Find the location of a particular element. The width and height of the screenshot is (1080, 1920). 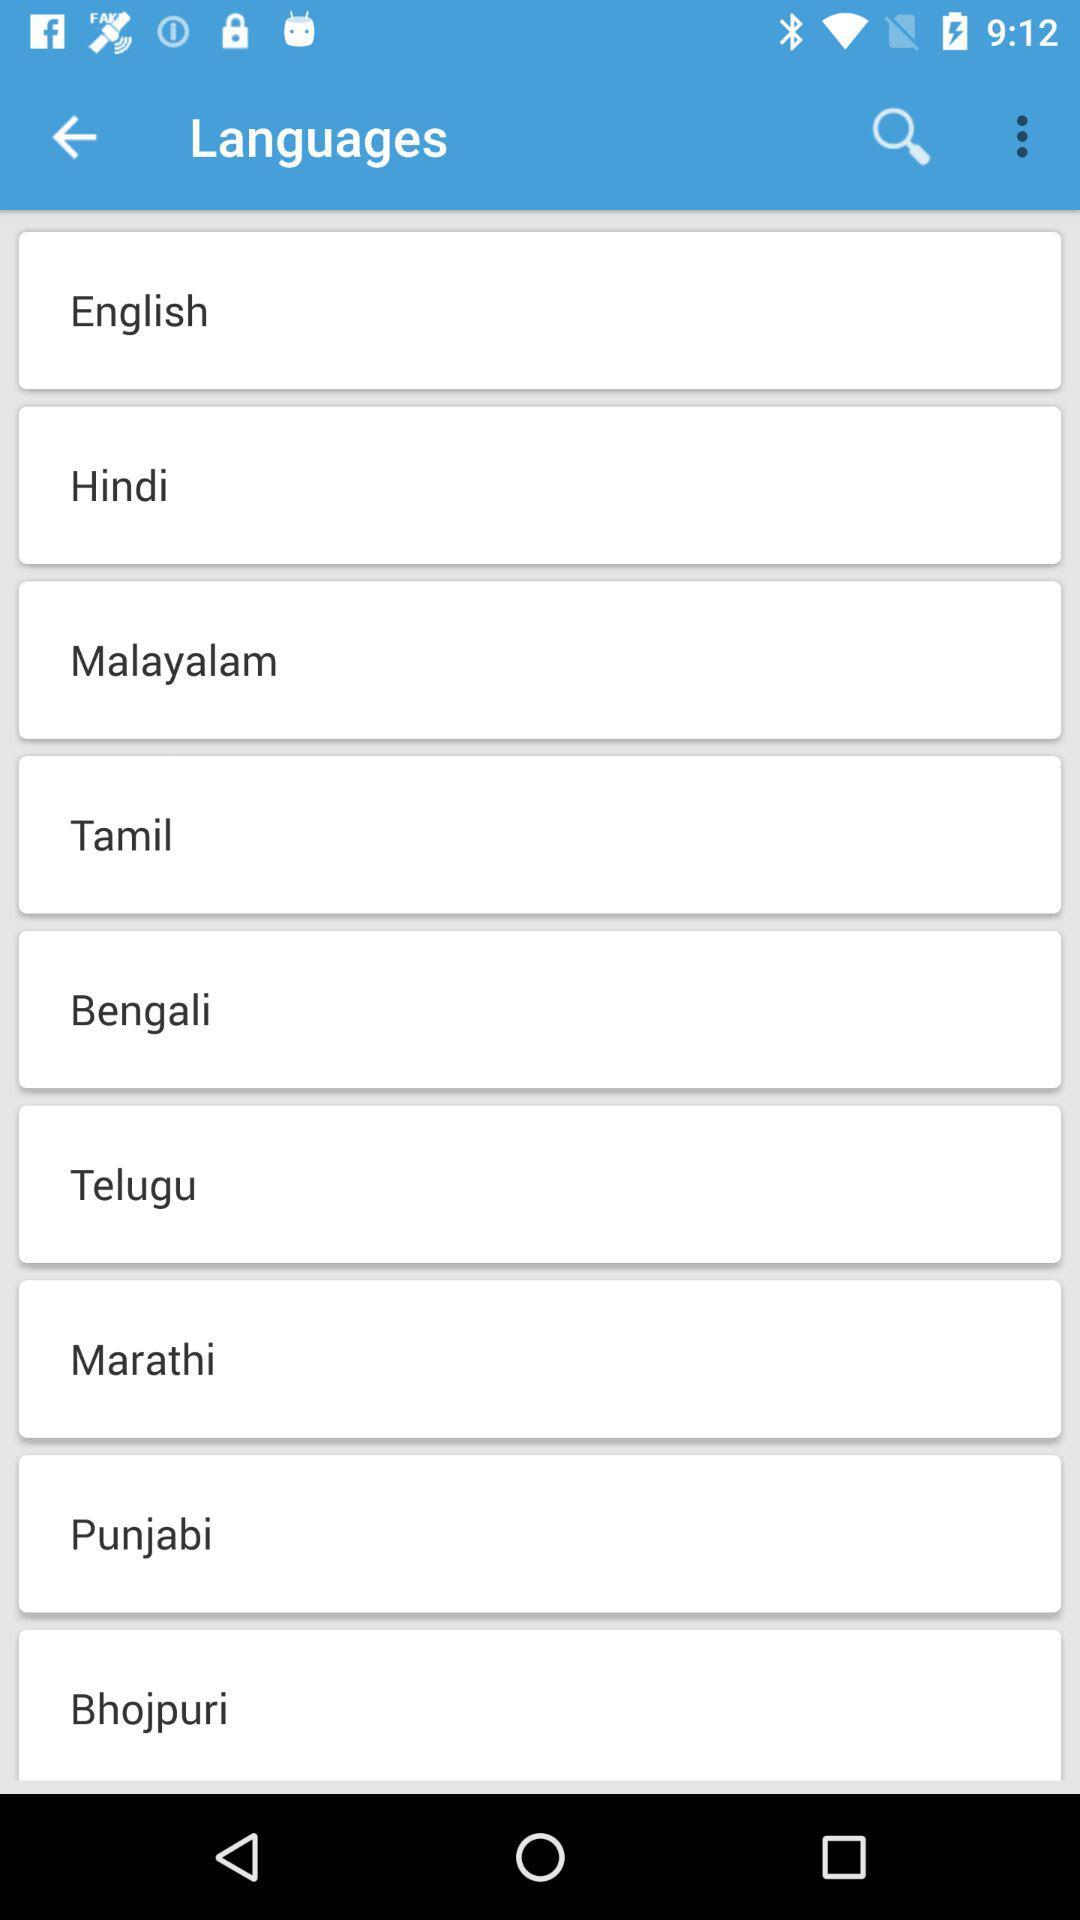

app next to the languages  item is located at coordinates (72, 135).